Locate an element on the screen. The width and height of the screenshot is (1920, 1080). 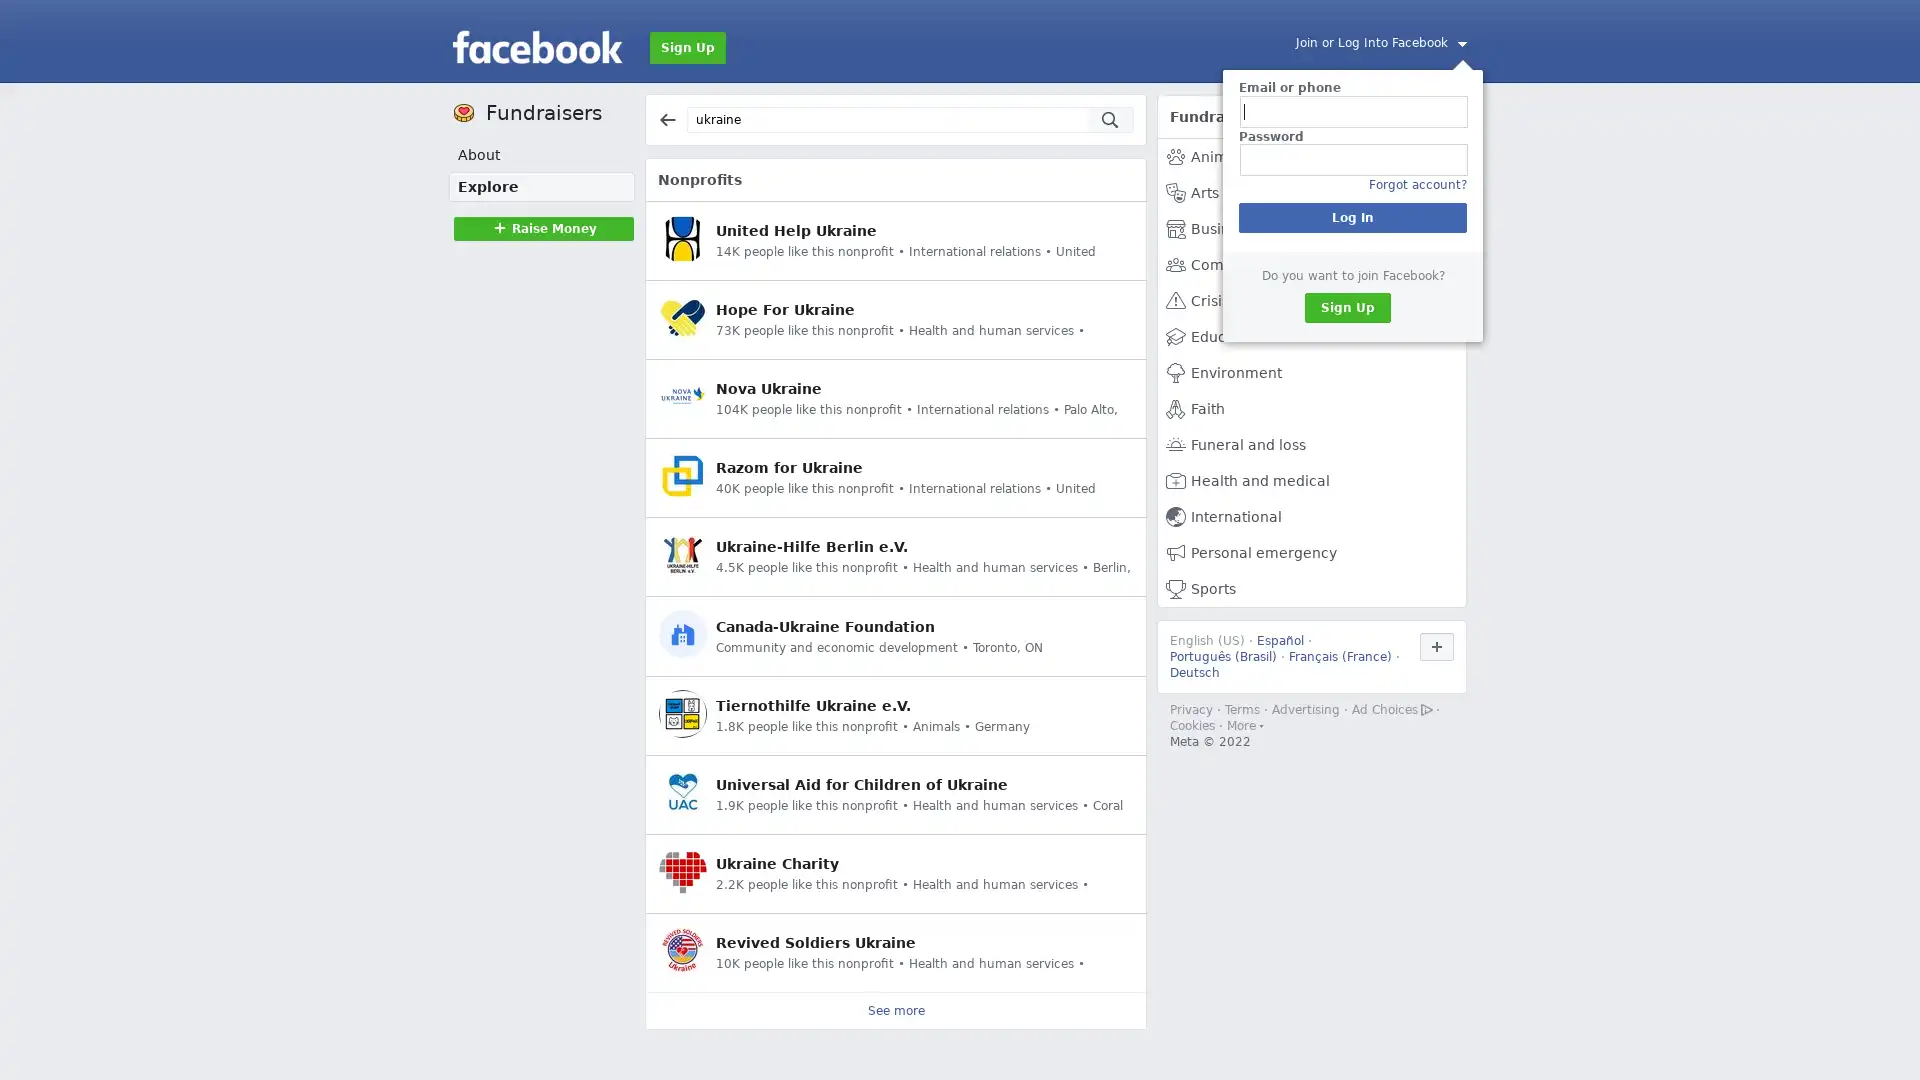
Raise MoneyRaise Money is located at coordinates (543, 226).